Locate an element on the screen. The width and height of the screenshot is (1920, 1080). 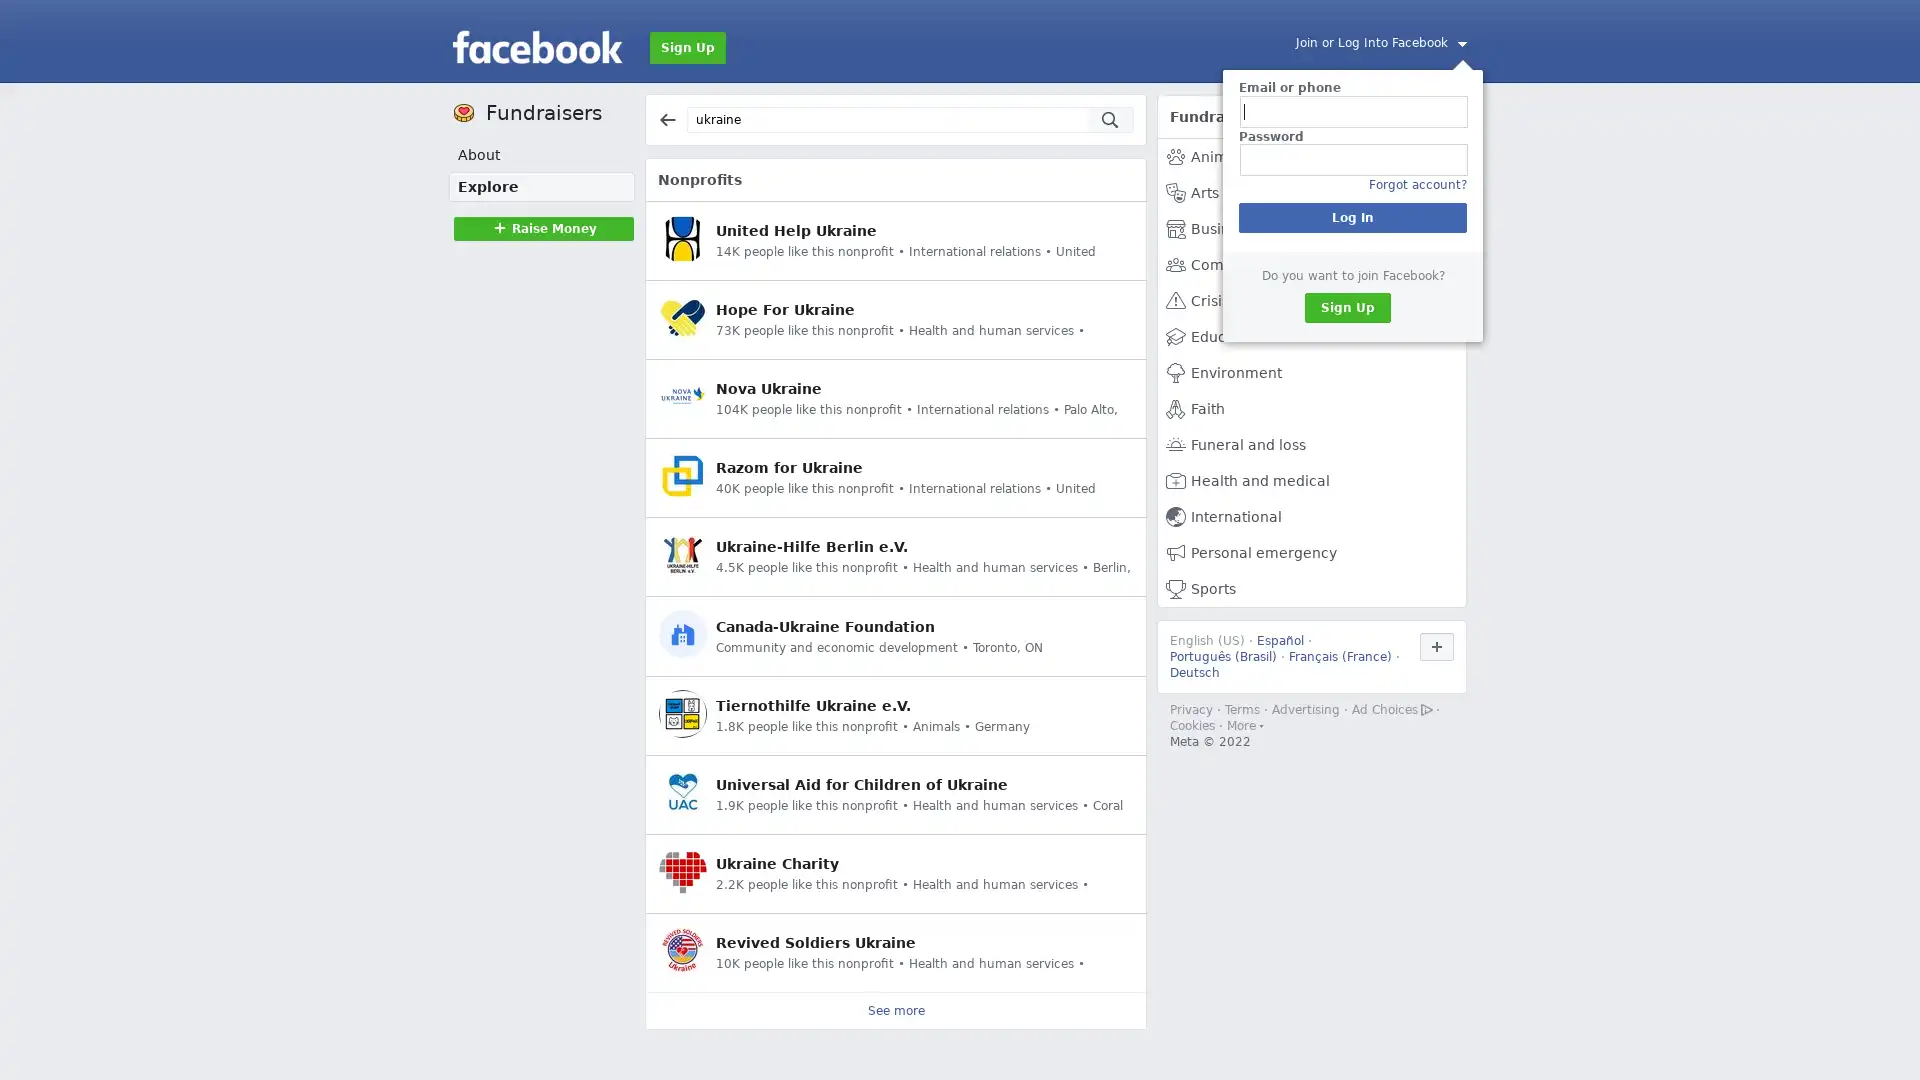
Raise MoneyRaise Money is located at coordinates (543, 226).